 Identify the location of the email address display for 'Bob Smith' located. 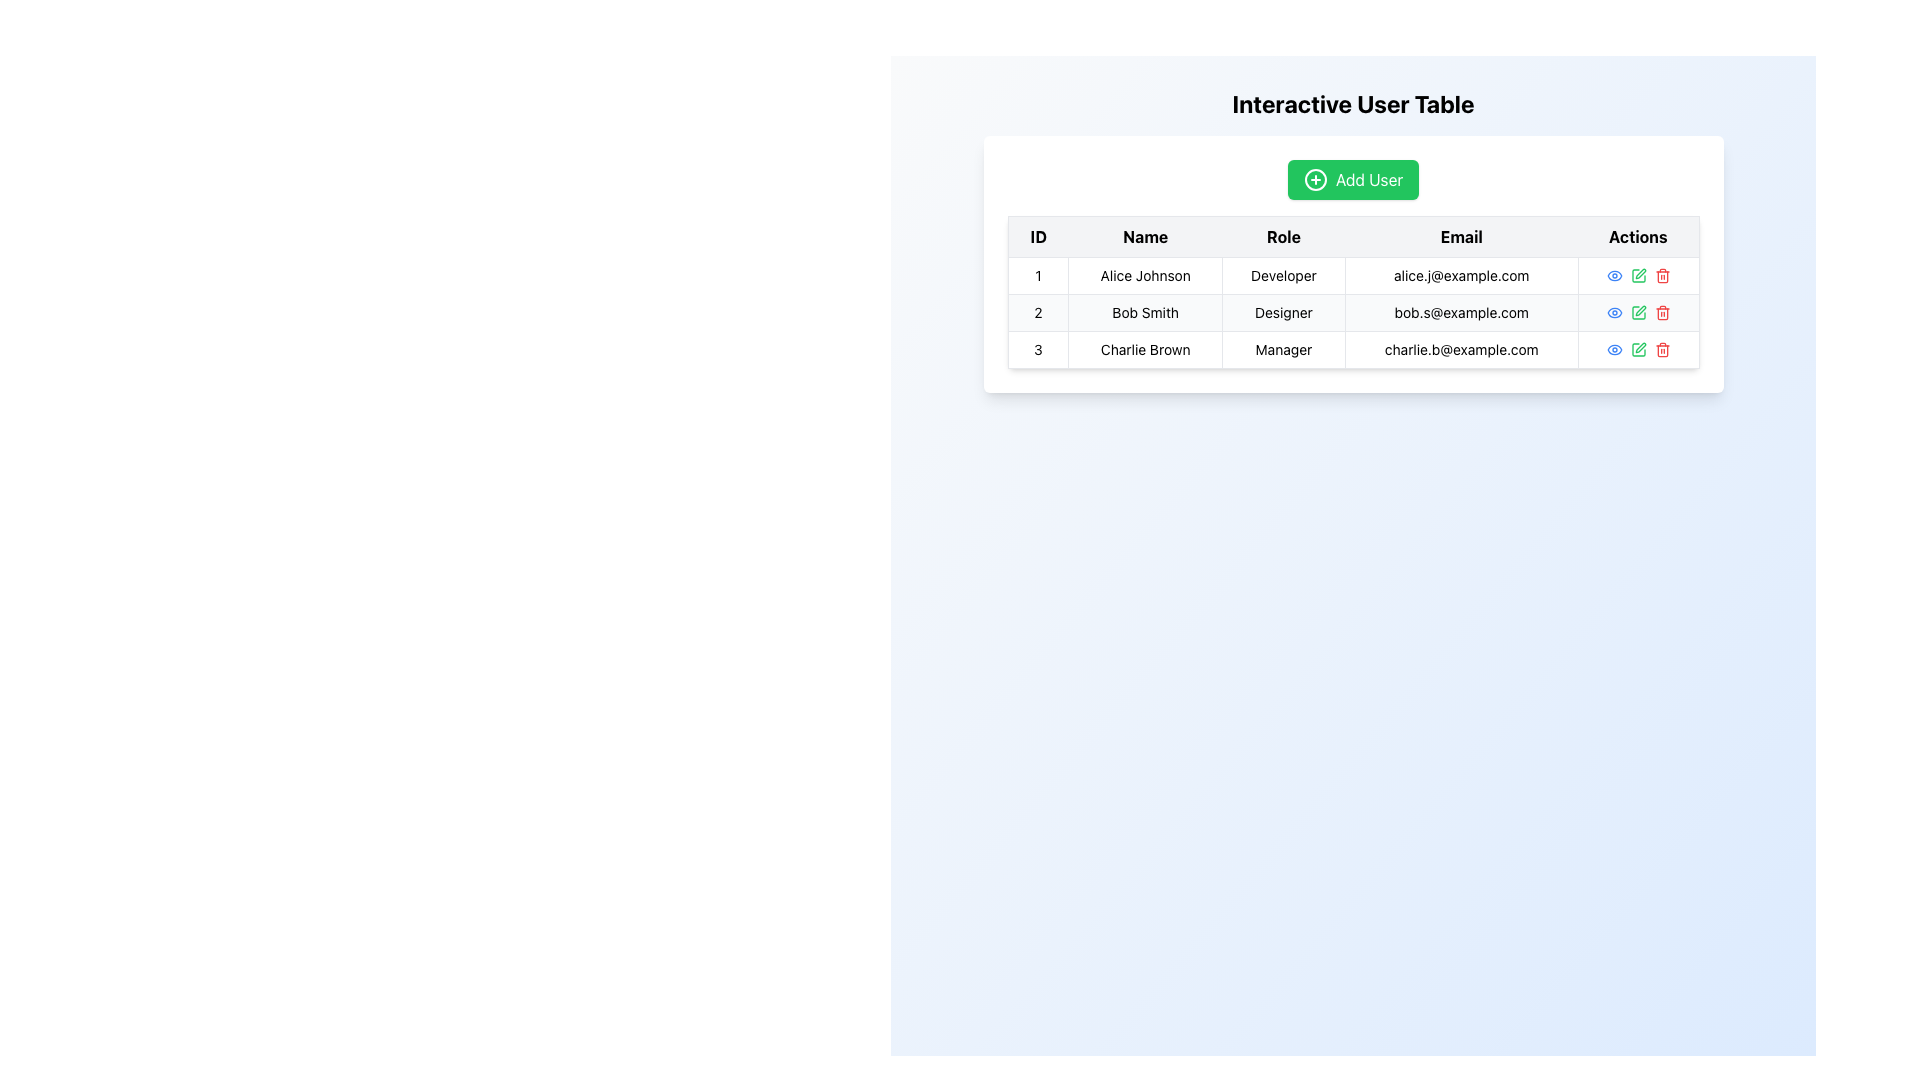
(1461, 312).